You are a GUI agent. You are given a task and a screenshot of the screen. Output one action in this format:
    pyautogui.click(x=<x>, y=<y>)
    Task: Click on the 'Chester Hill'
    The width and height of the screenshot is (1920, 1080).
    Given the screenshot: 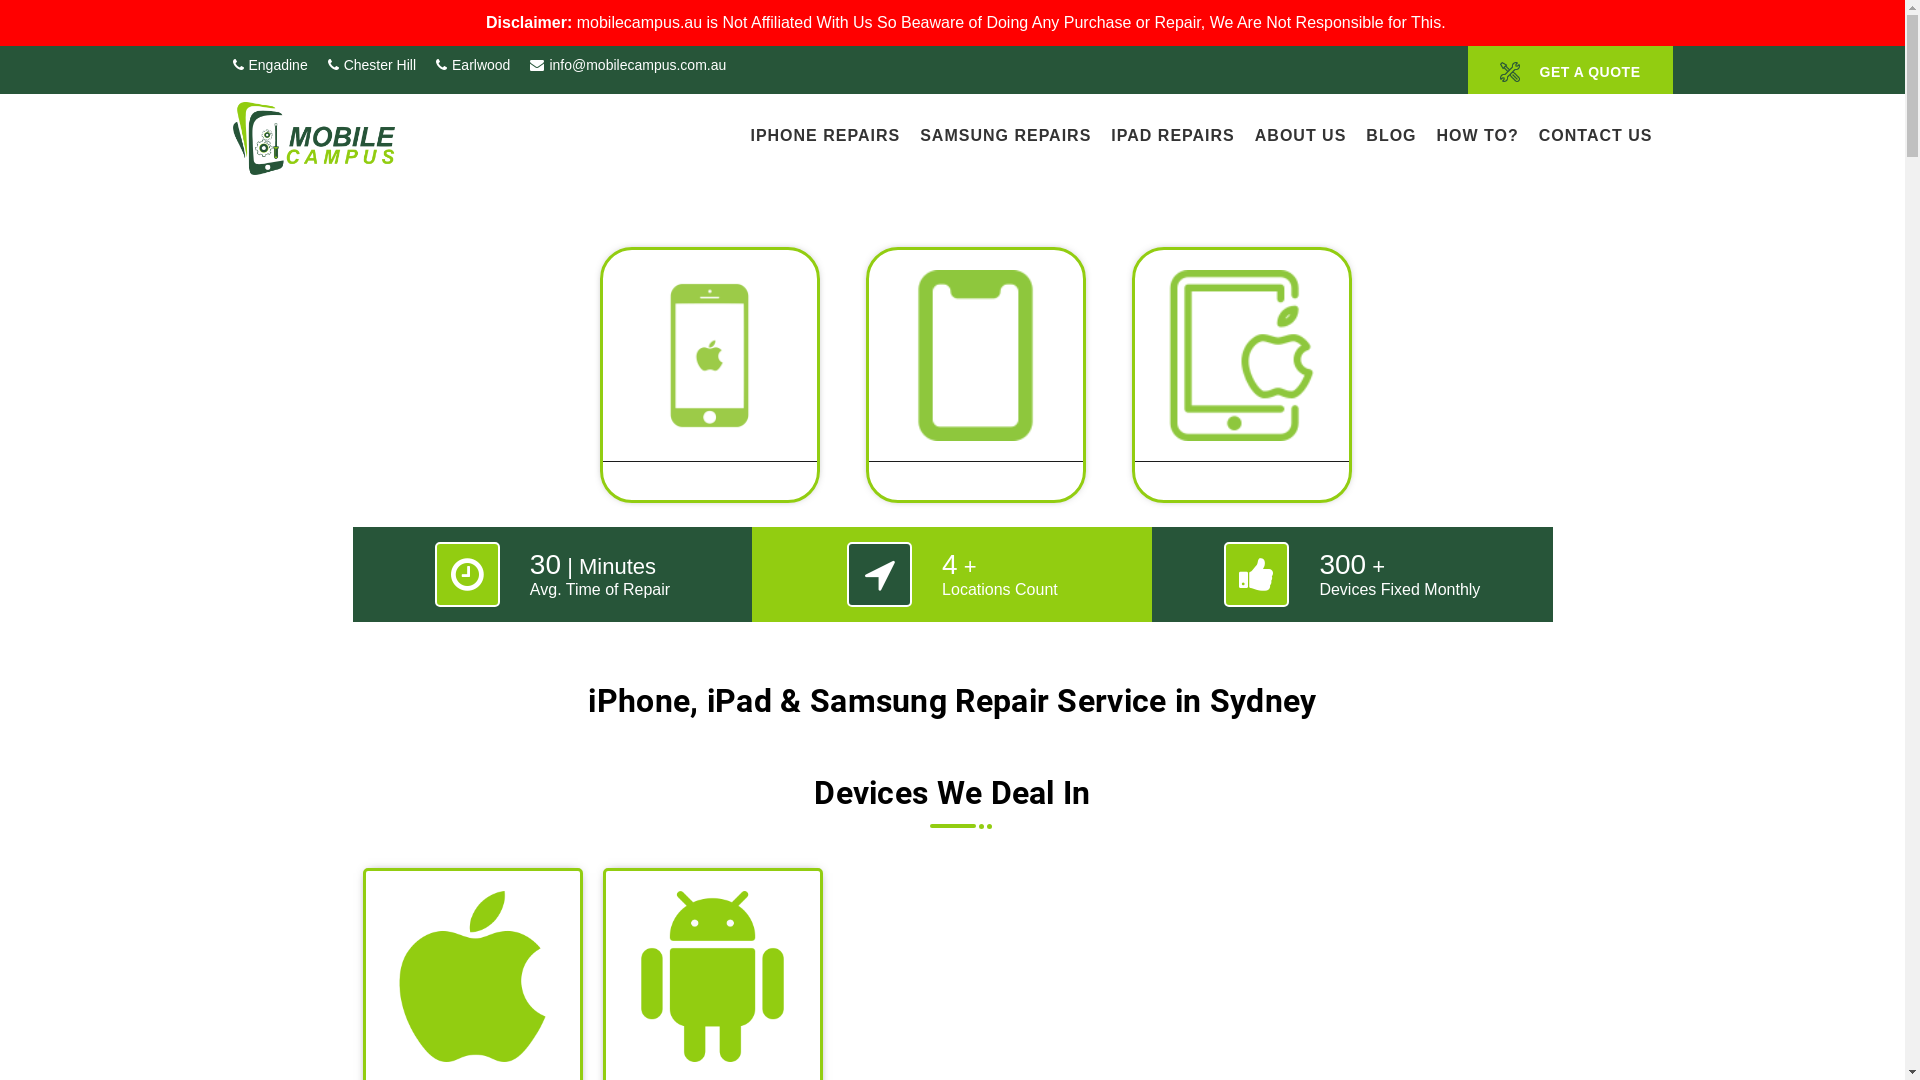 What is the action you would take?
    pyautogui.click(x=372, y=64)
    